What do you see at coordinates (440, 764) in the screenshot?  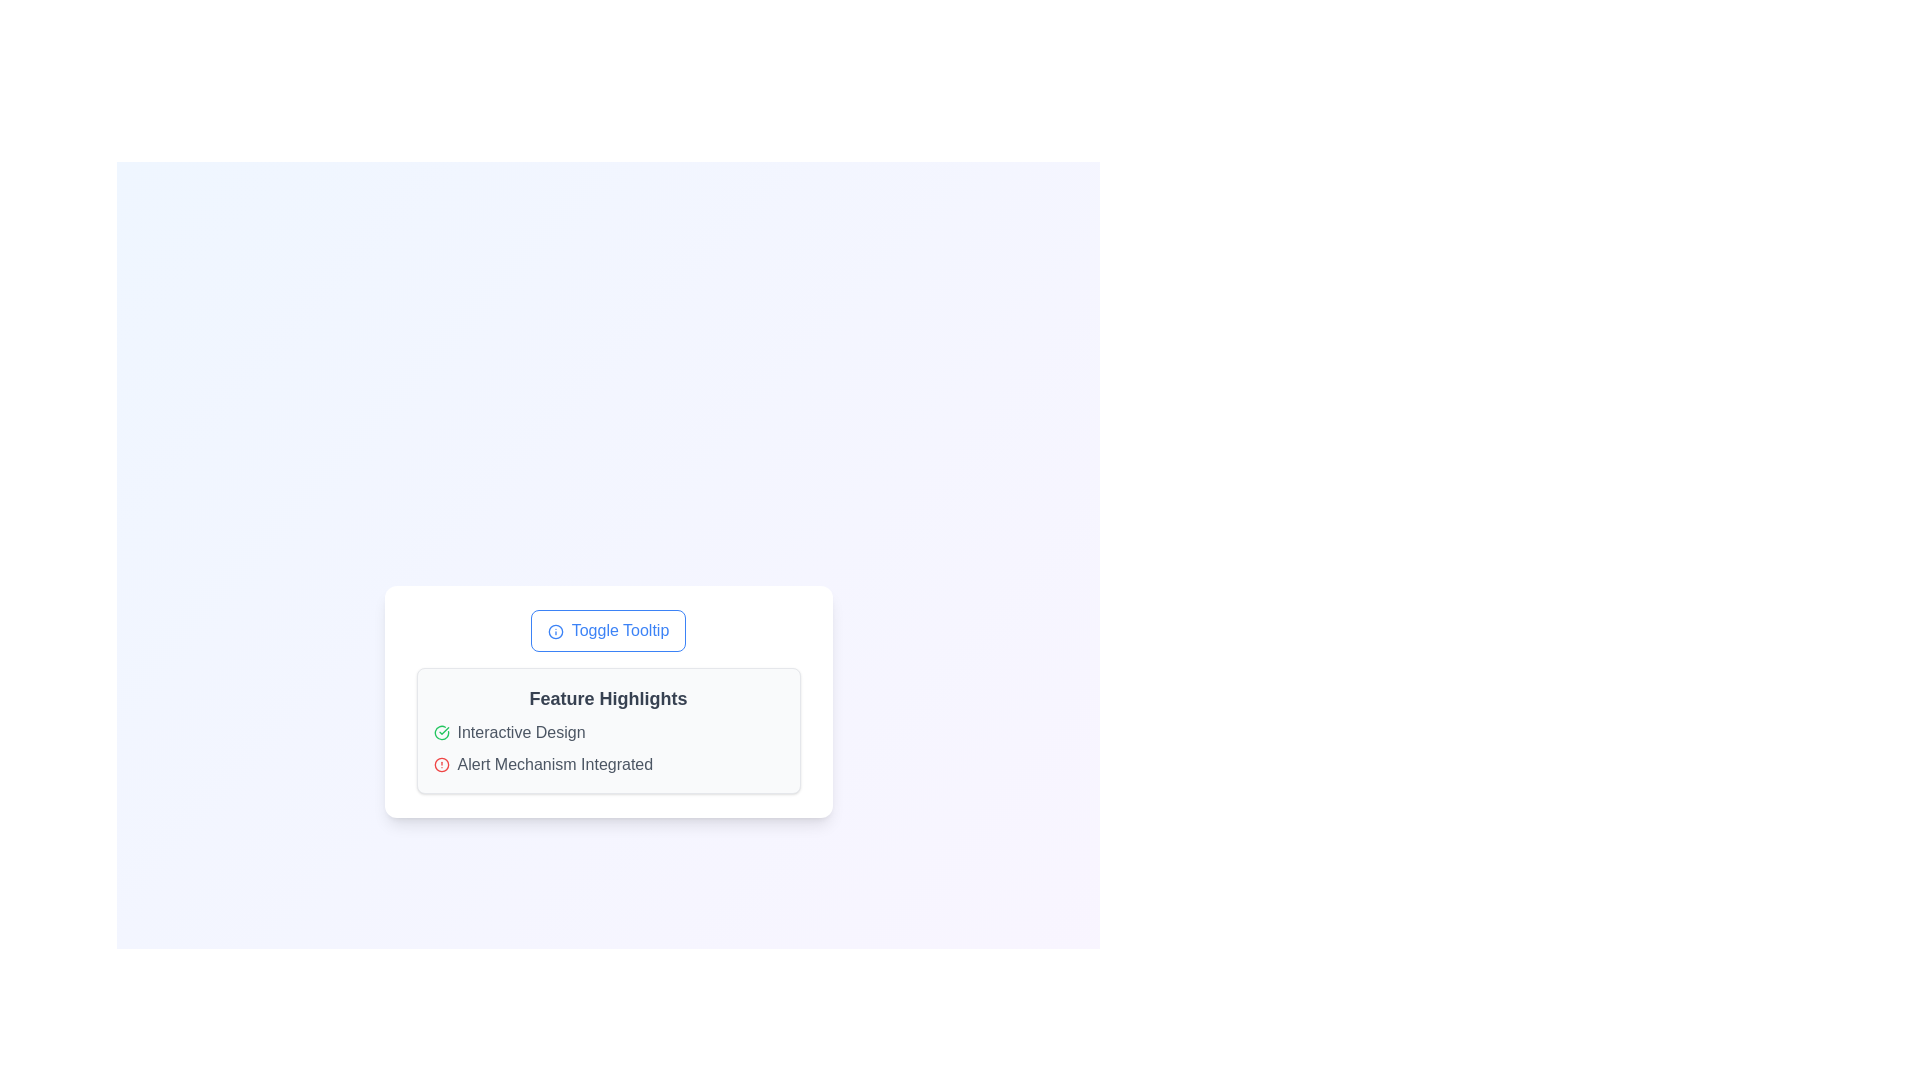 I see `the alert icon located in the second row of the 'Feature Highlights' list, which is to the left of the 'Alert Mechanism Integrated' text` at bounding box center [440, 764].